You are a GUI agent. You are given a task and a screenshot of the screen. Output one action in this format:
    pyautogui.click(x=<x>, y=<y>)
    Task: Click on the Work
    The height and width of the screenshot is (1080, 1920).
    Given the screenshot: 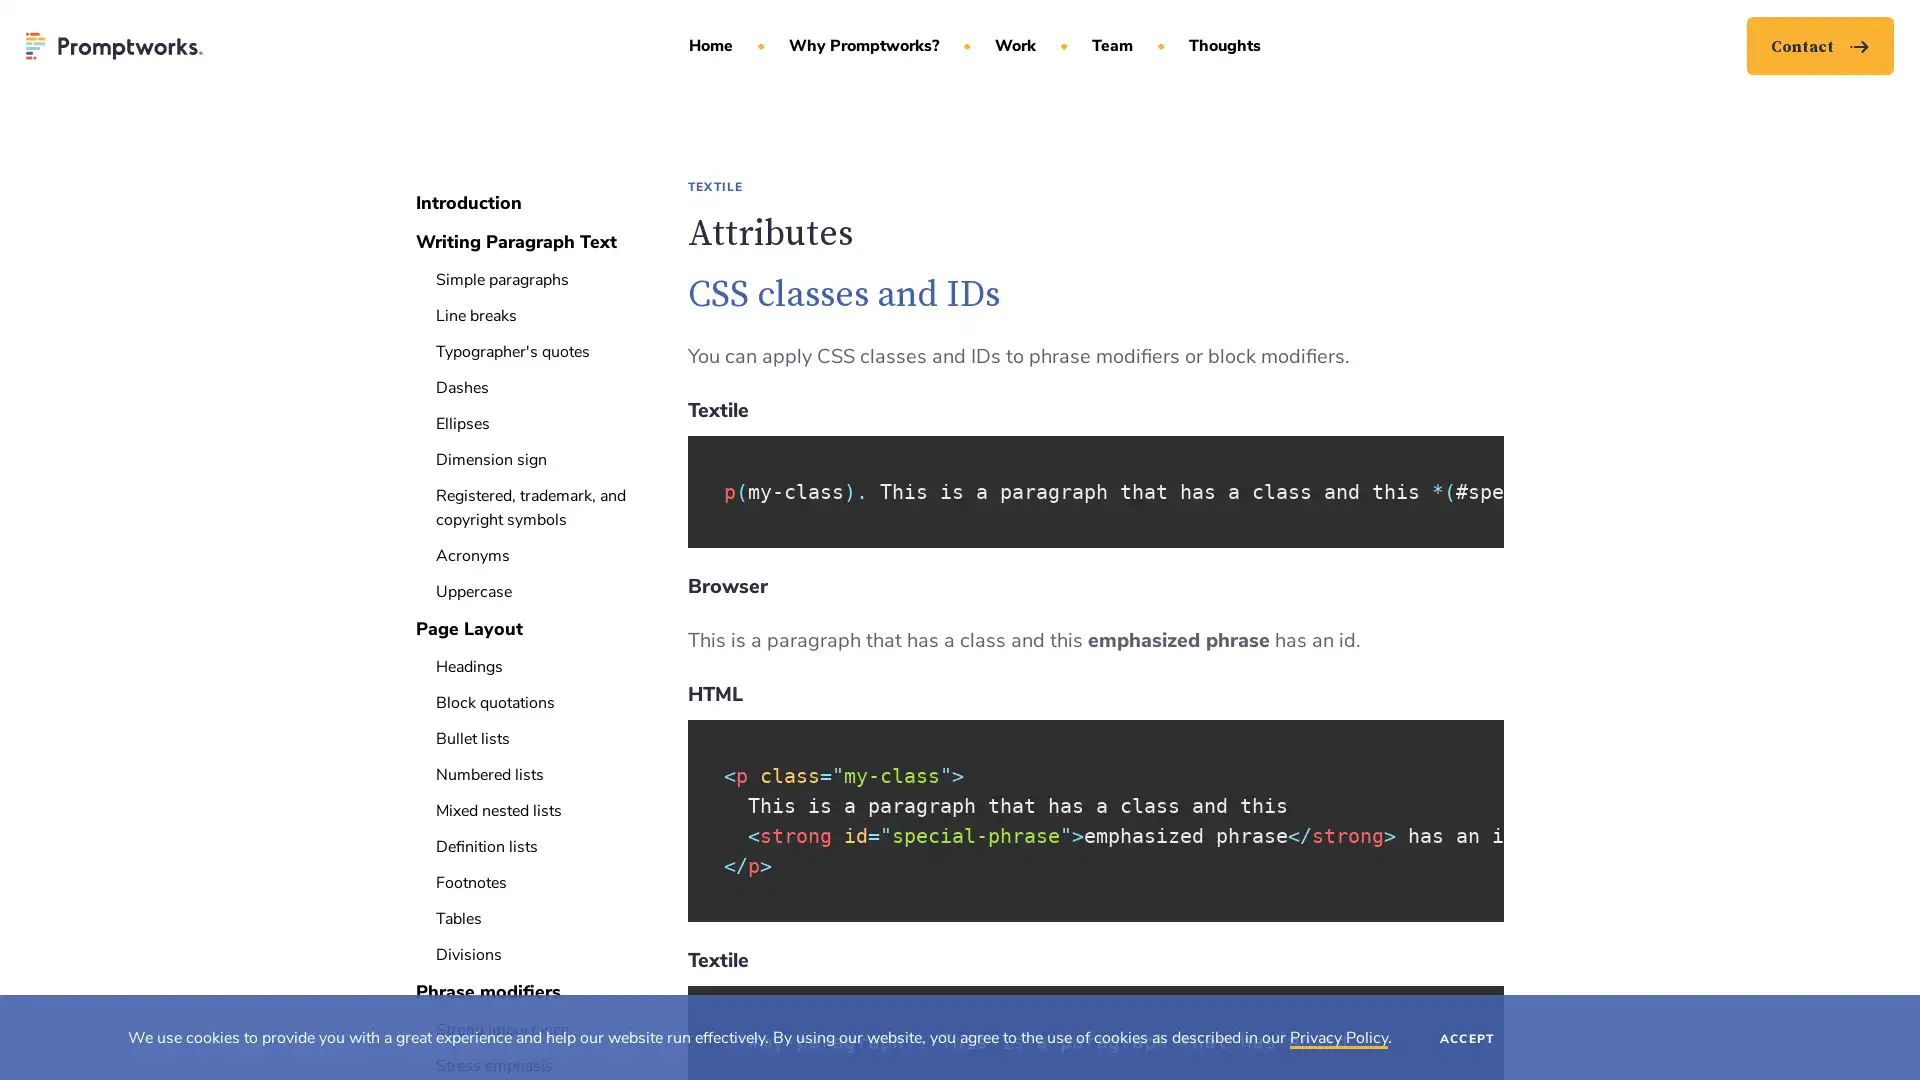 What is the action you would take?
    pyautogui.click(x=1022, y=64)
    